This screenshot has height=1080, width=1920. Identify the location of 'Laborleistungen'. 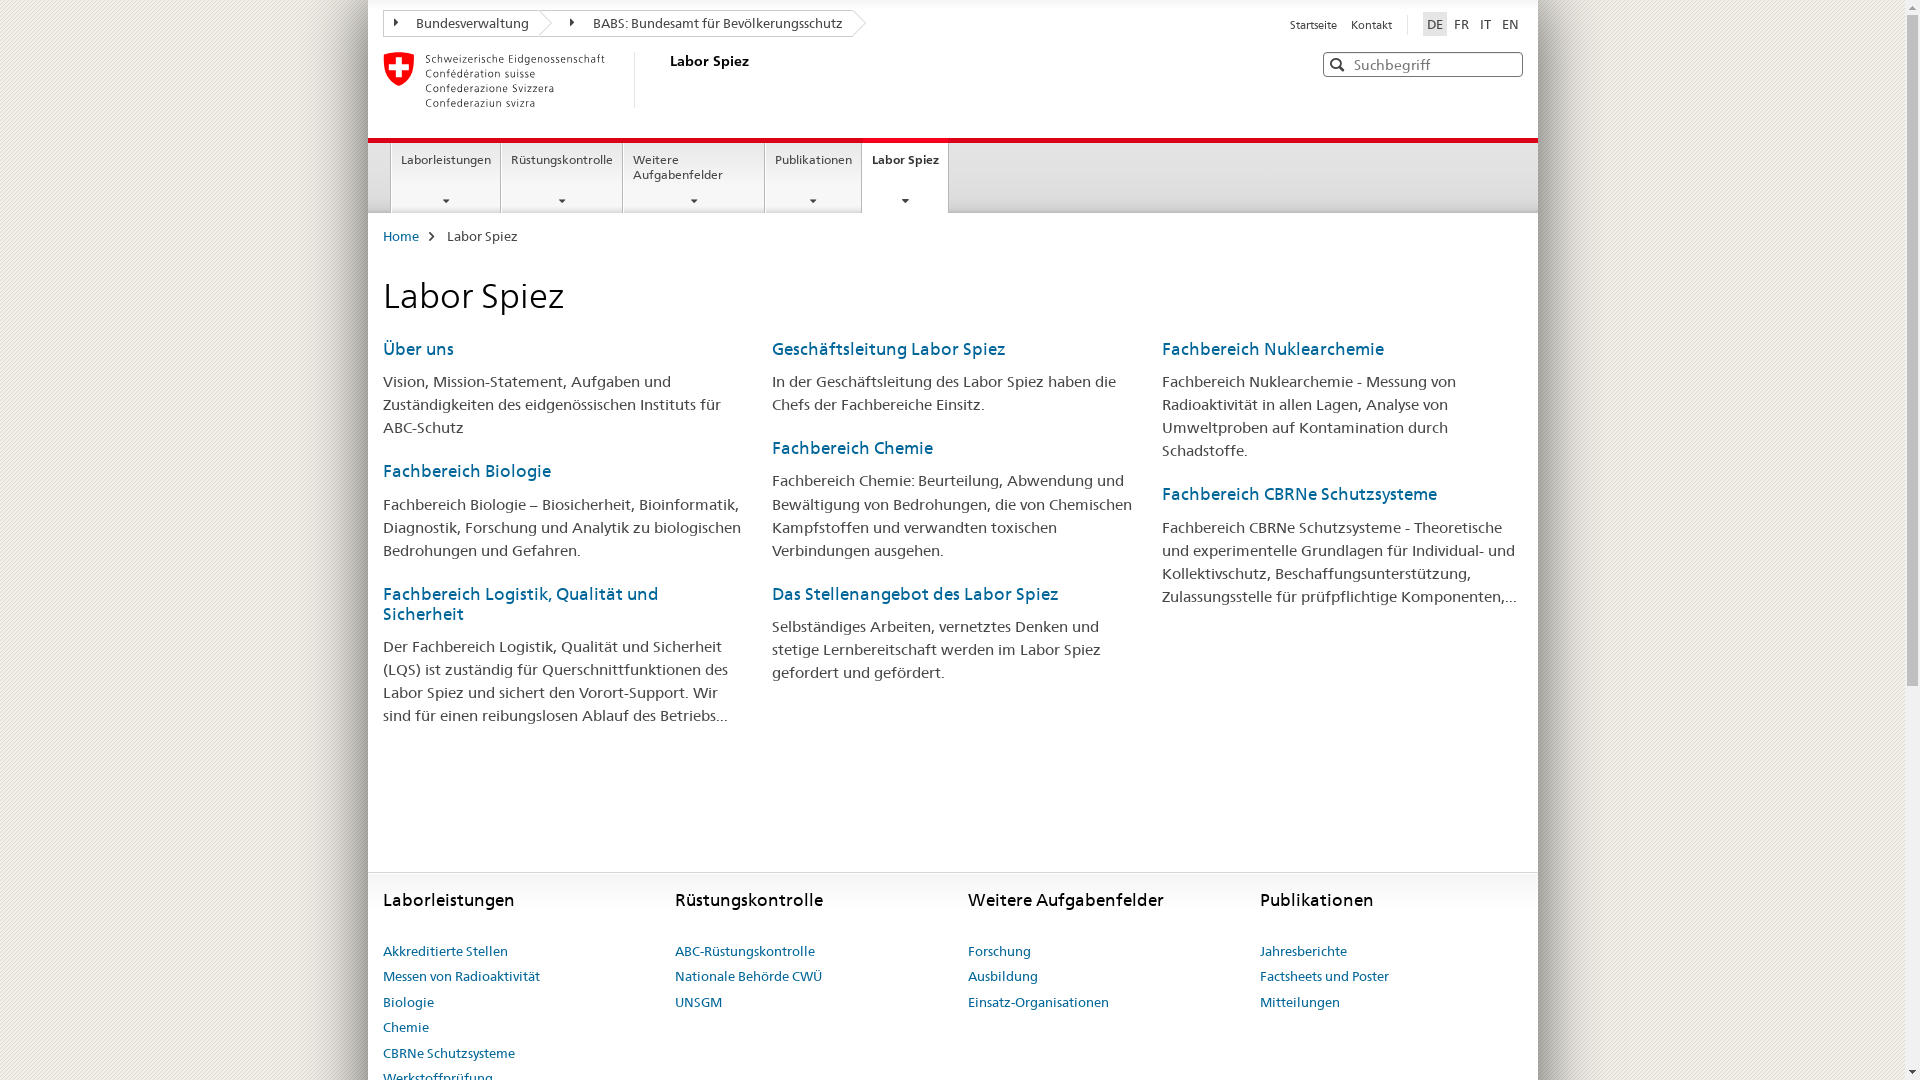
(445, 176).